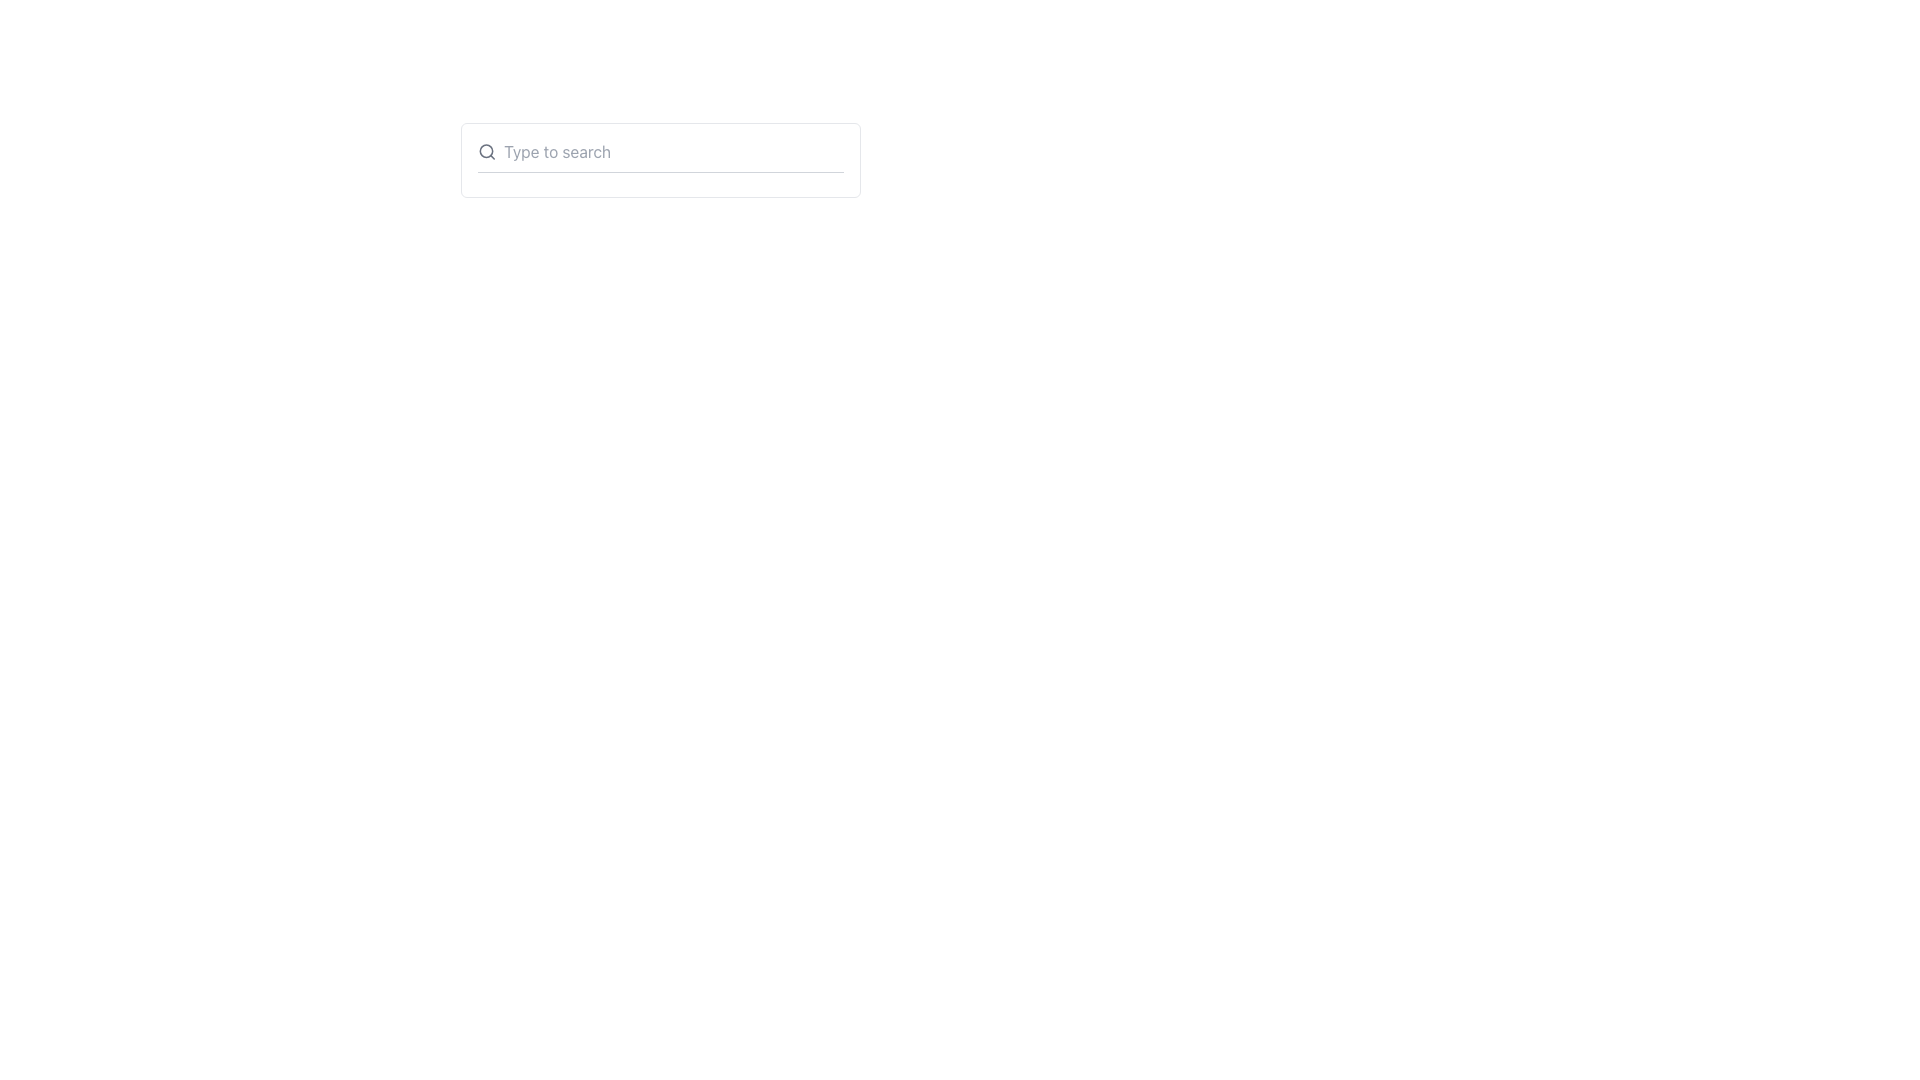 The image size is (1920, 1080). I want to click on the search icon, which is a circular magnifying glass styled element with a gray stroke color, located to the left of the 'Type to search' text input field, so click(486, 150).